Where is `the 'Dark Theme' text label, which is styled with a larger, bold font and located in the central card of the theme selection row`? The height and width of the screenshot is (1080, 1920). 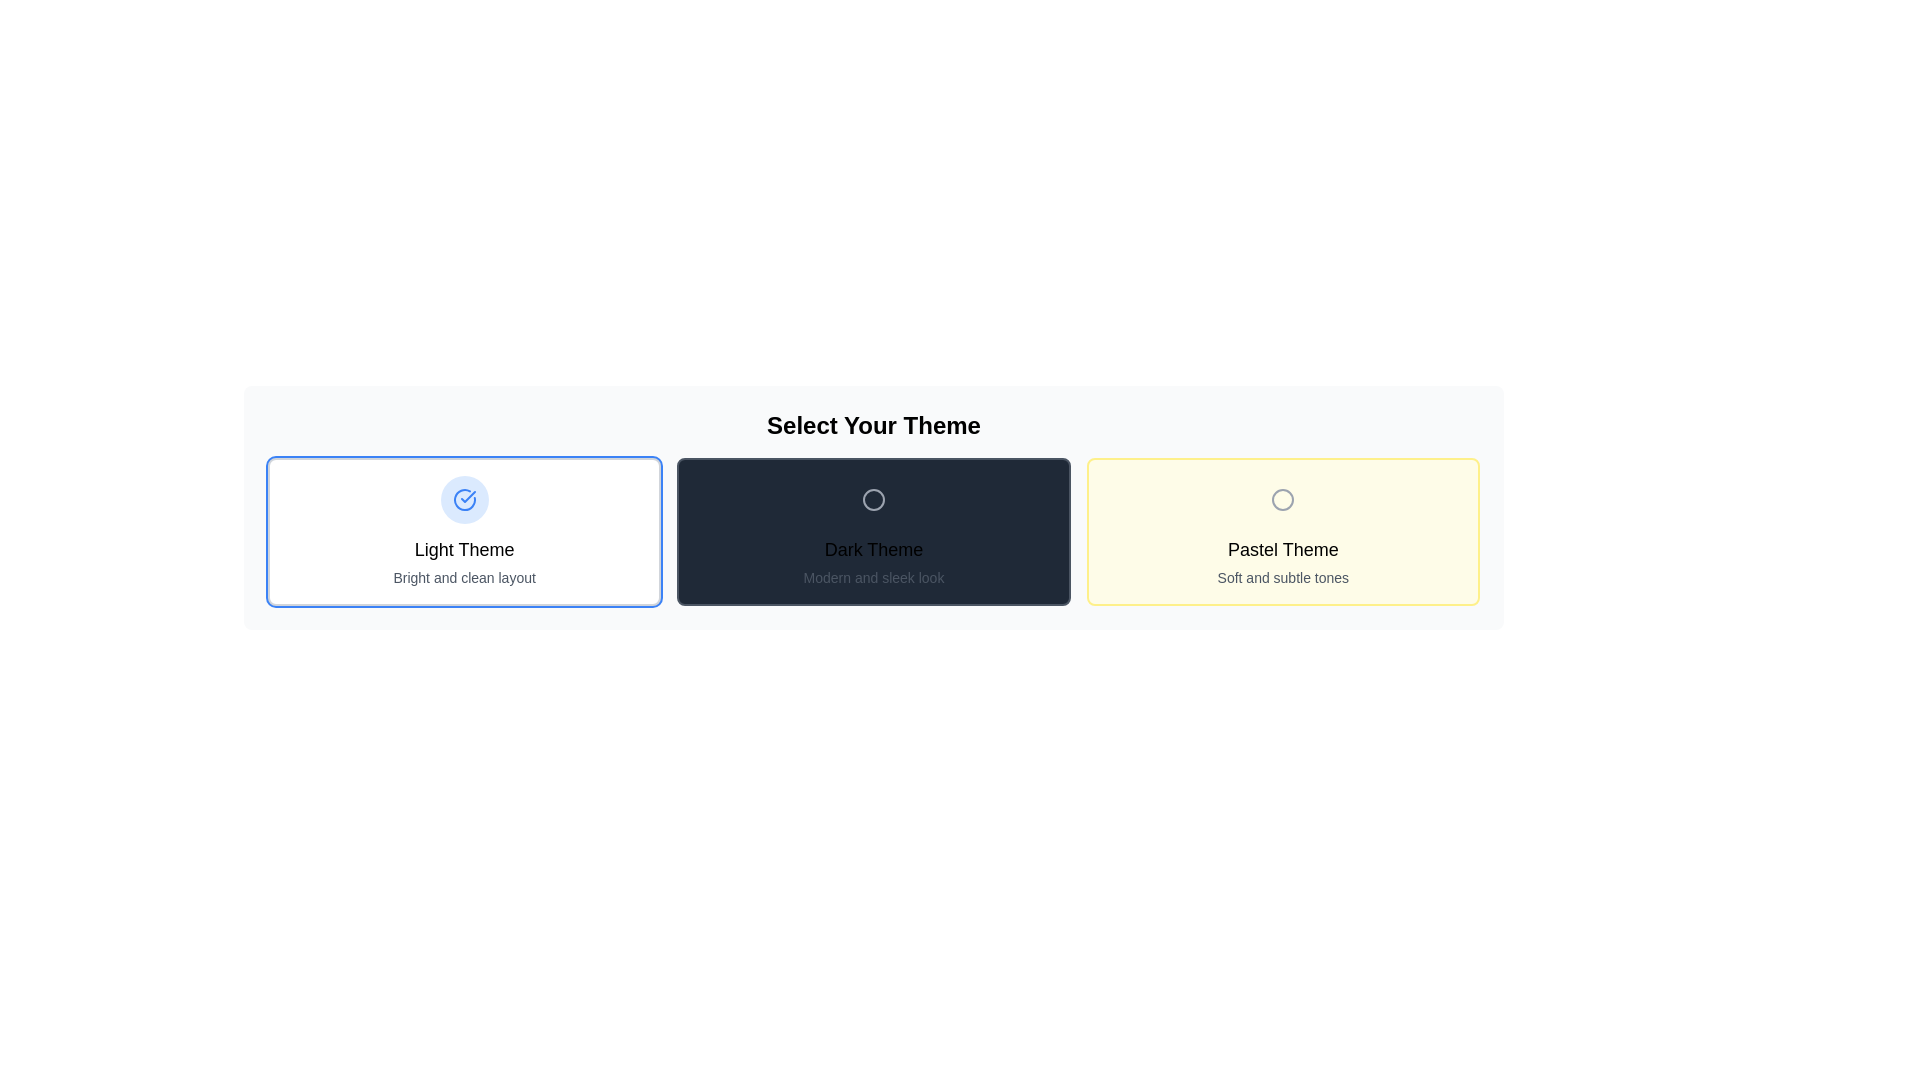
the 'Dark Theme' text label, which is styled with a larger, bold font and located in the central card of the theme selection row is located at coordinates (873, 550).